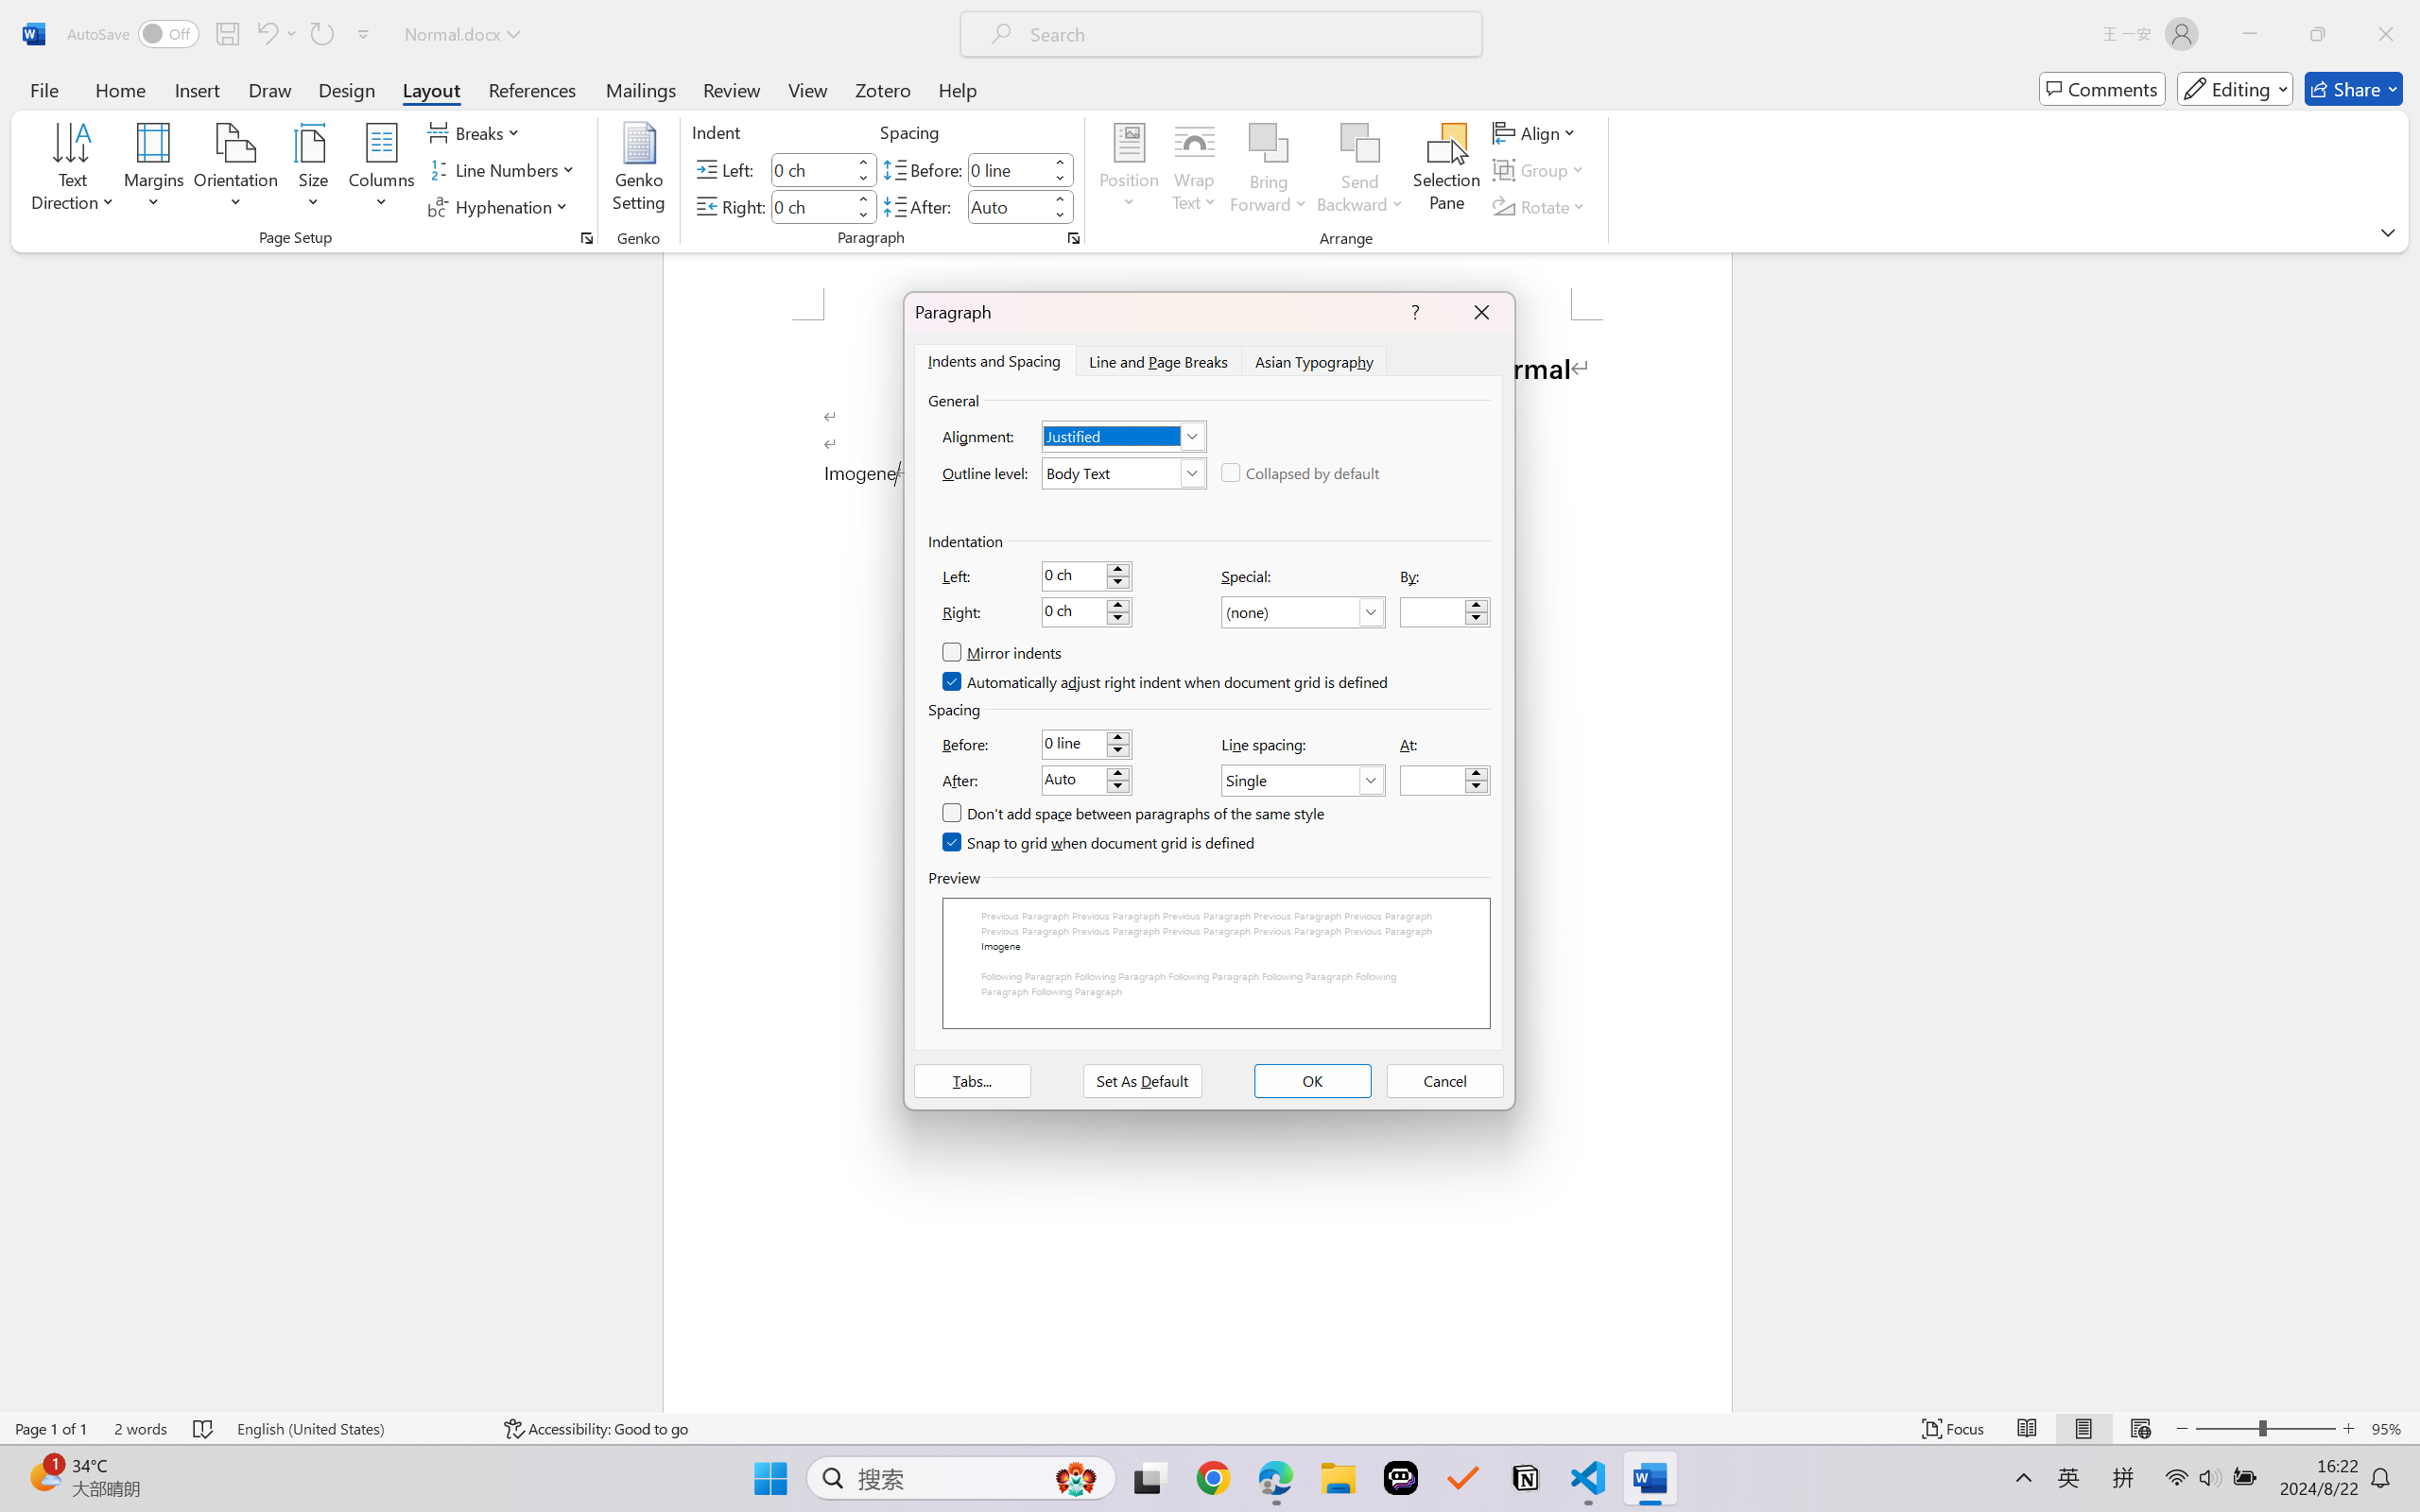 Image resolution: width=2420 pixels, height=1512 pixels. What do you see at coordinates (153, 170) in the screenshot?
I see `'Margins'` at bounding box center [153, 170].